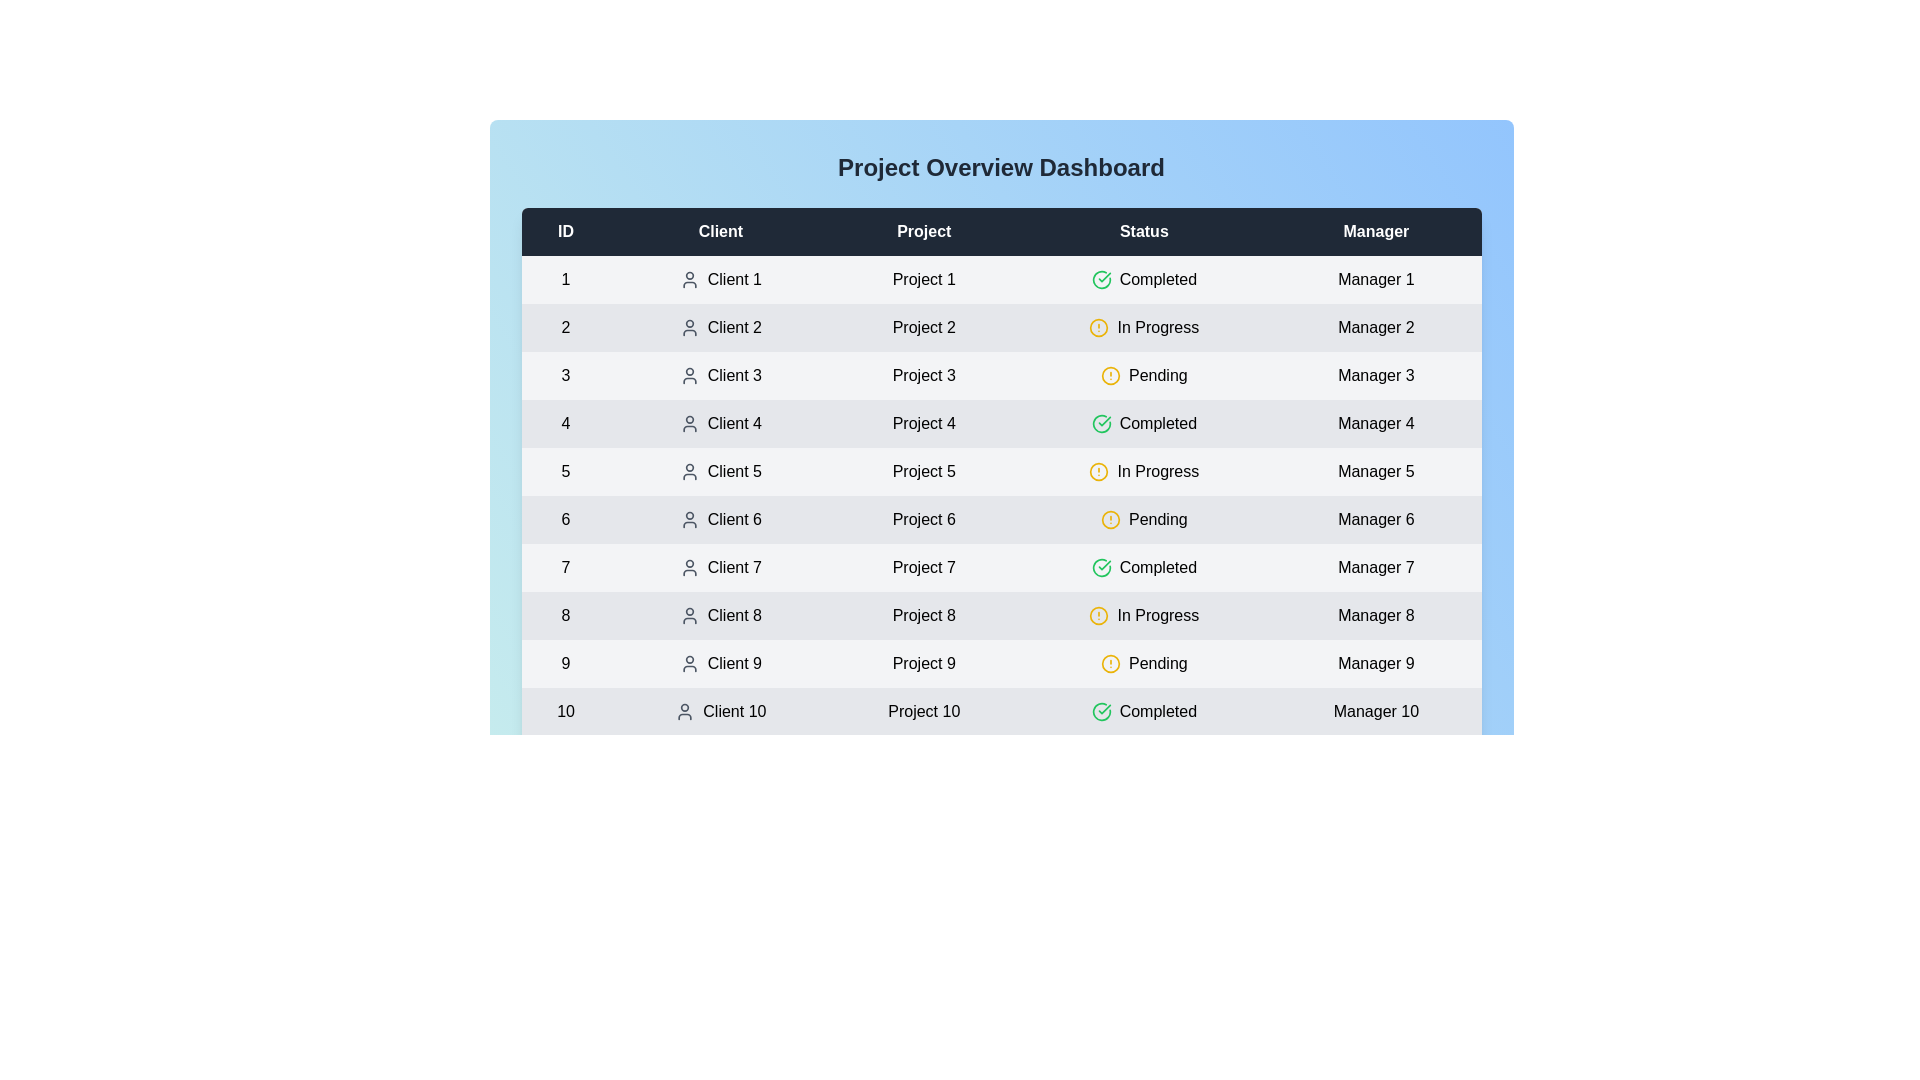  What do you see at coordinates (565, 230) in the screenshot?
I see `the table header ID to sort the column` at bounding box center [565, 230].